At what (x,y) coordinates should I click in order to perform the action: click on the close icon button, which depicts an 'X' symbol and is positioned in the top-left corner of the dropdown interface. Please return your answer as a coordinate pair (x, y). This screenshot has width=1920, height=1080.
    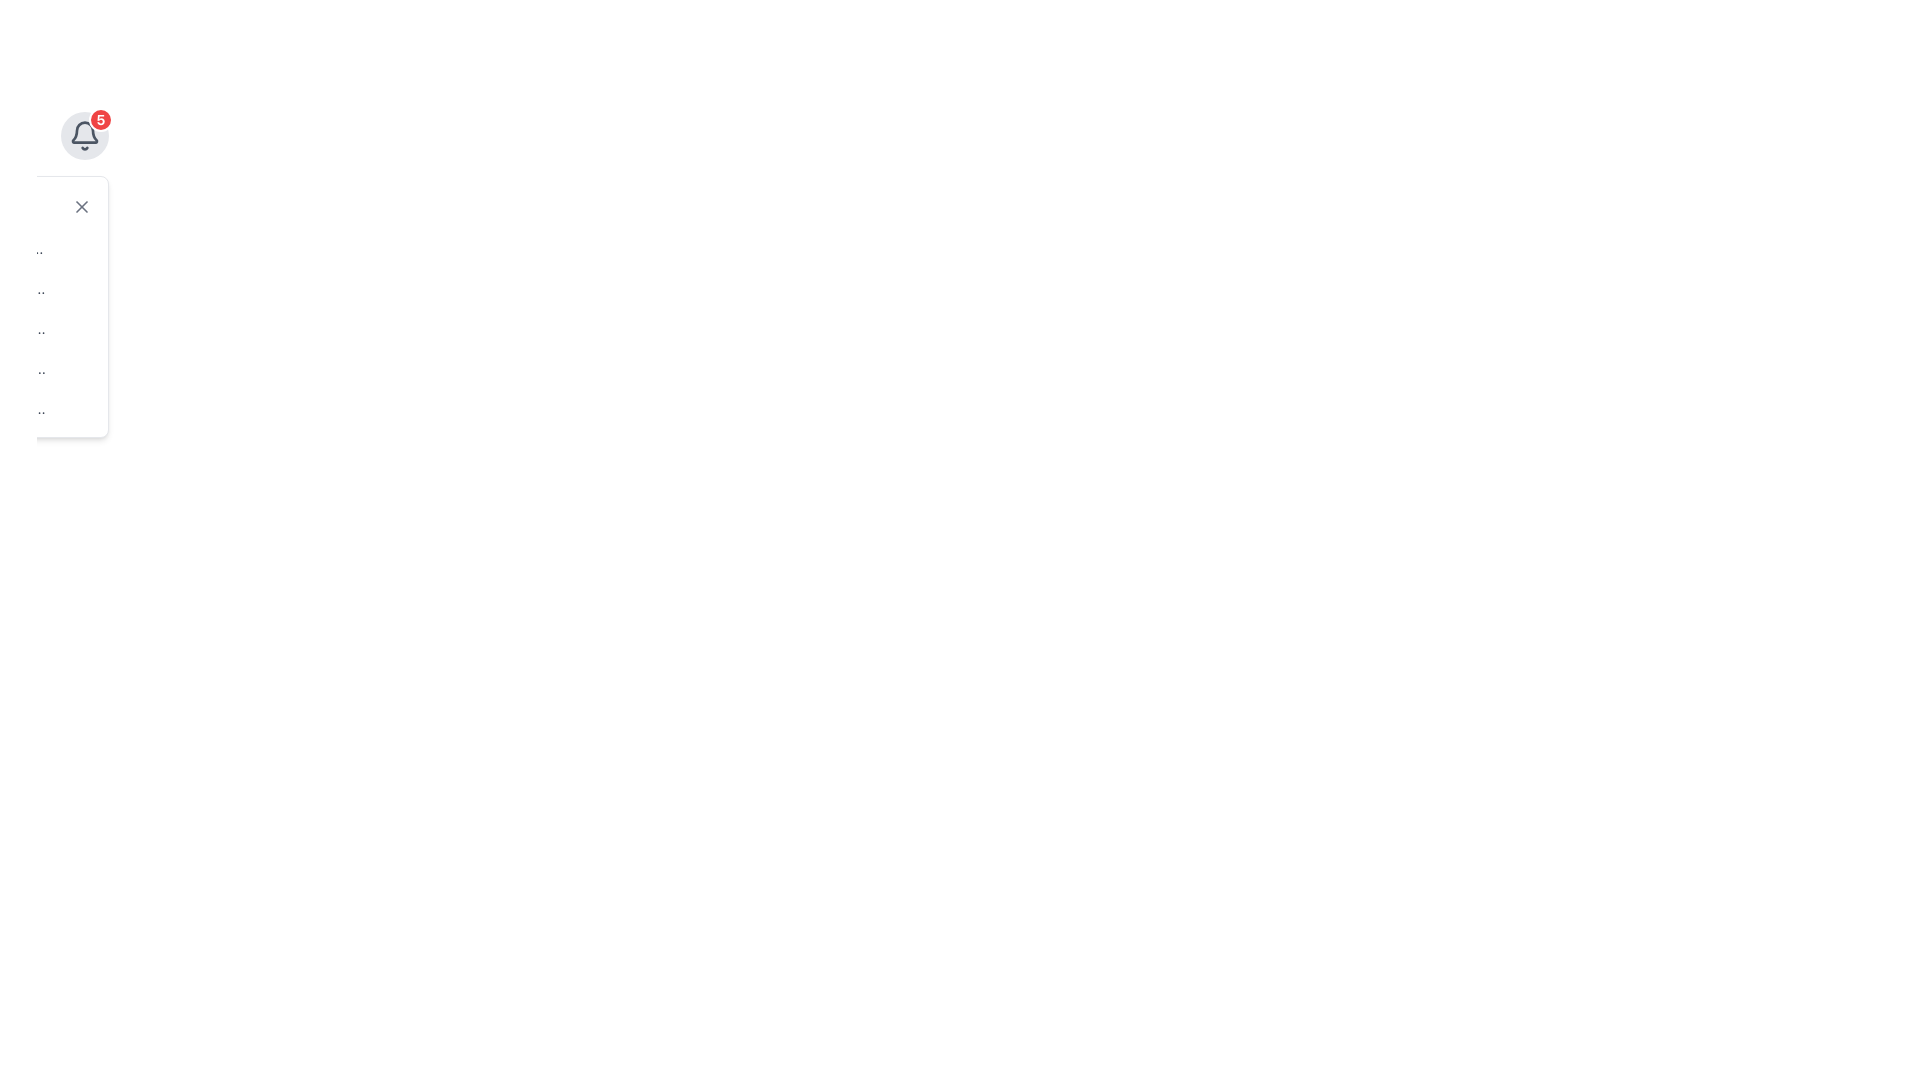
    Looking at the image, I should click on (80, 207).